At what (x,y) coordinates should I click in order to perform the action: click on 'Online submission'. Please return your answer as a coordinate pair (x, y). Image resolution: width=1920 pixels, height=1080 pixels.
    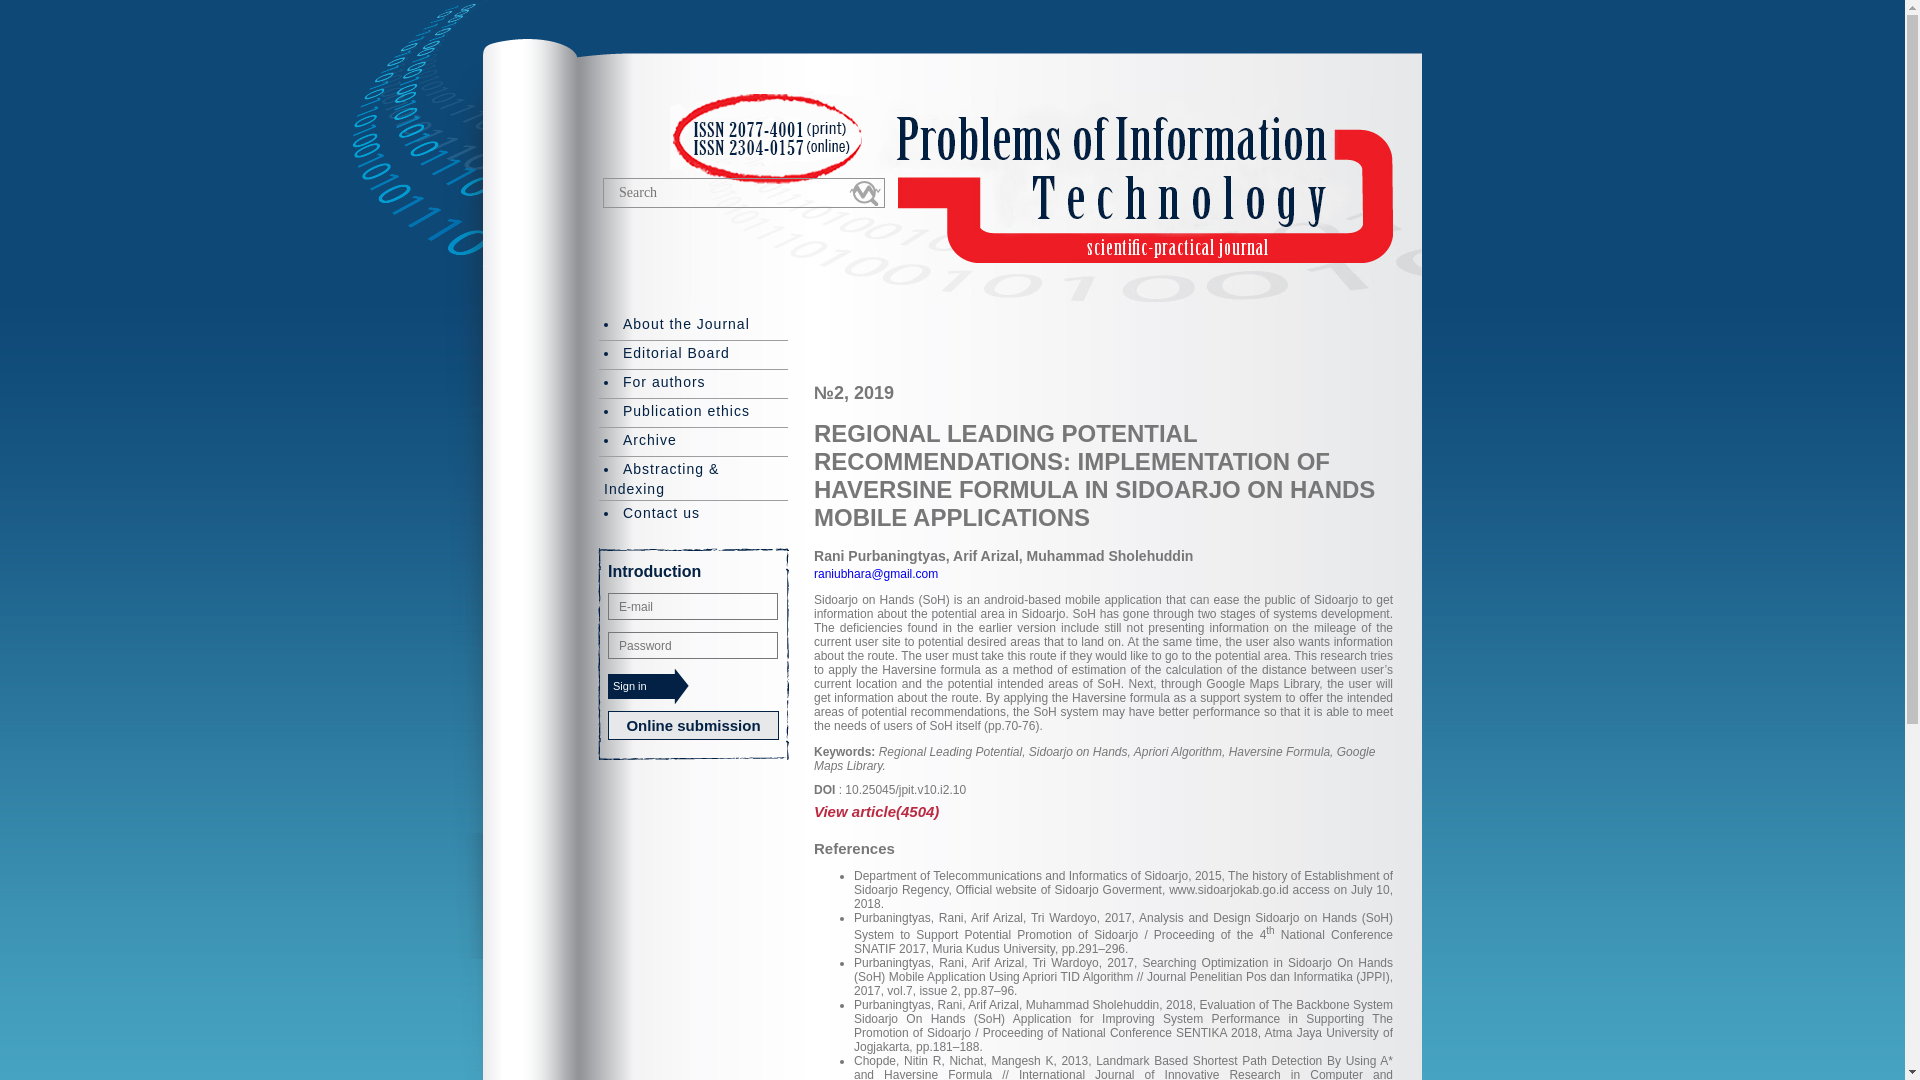
    Looking at the image, I should click on (693, 725).